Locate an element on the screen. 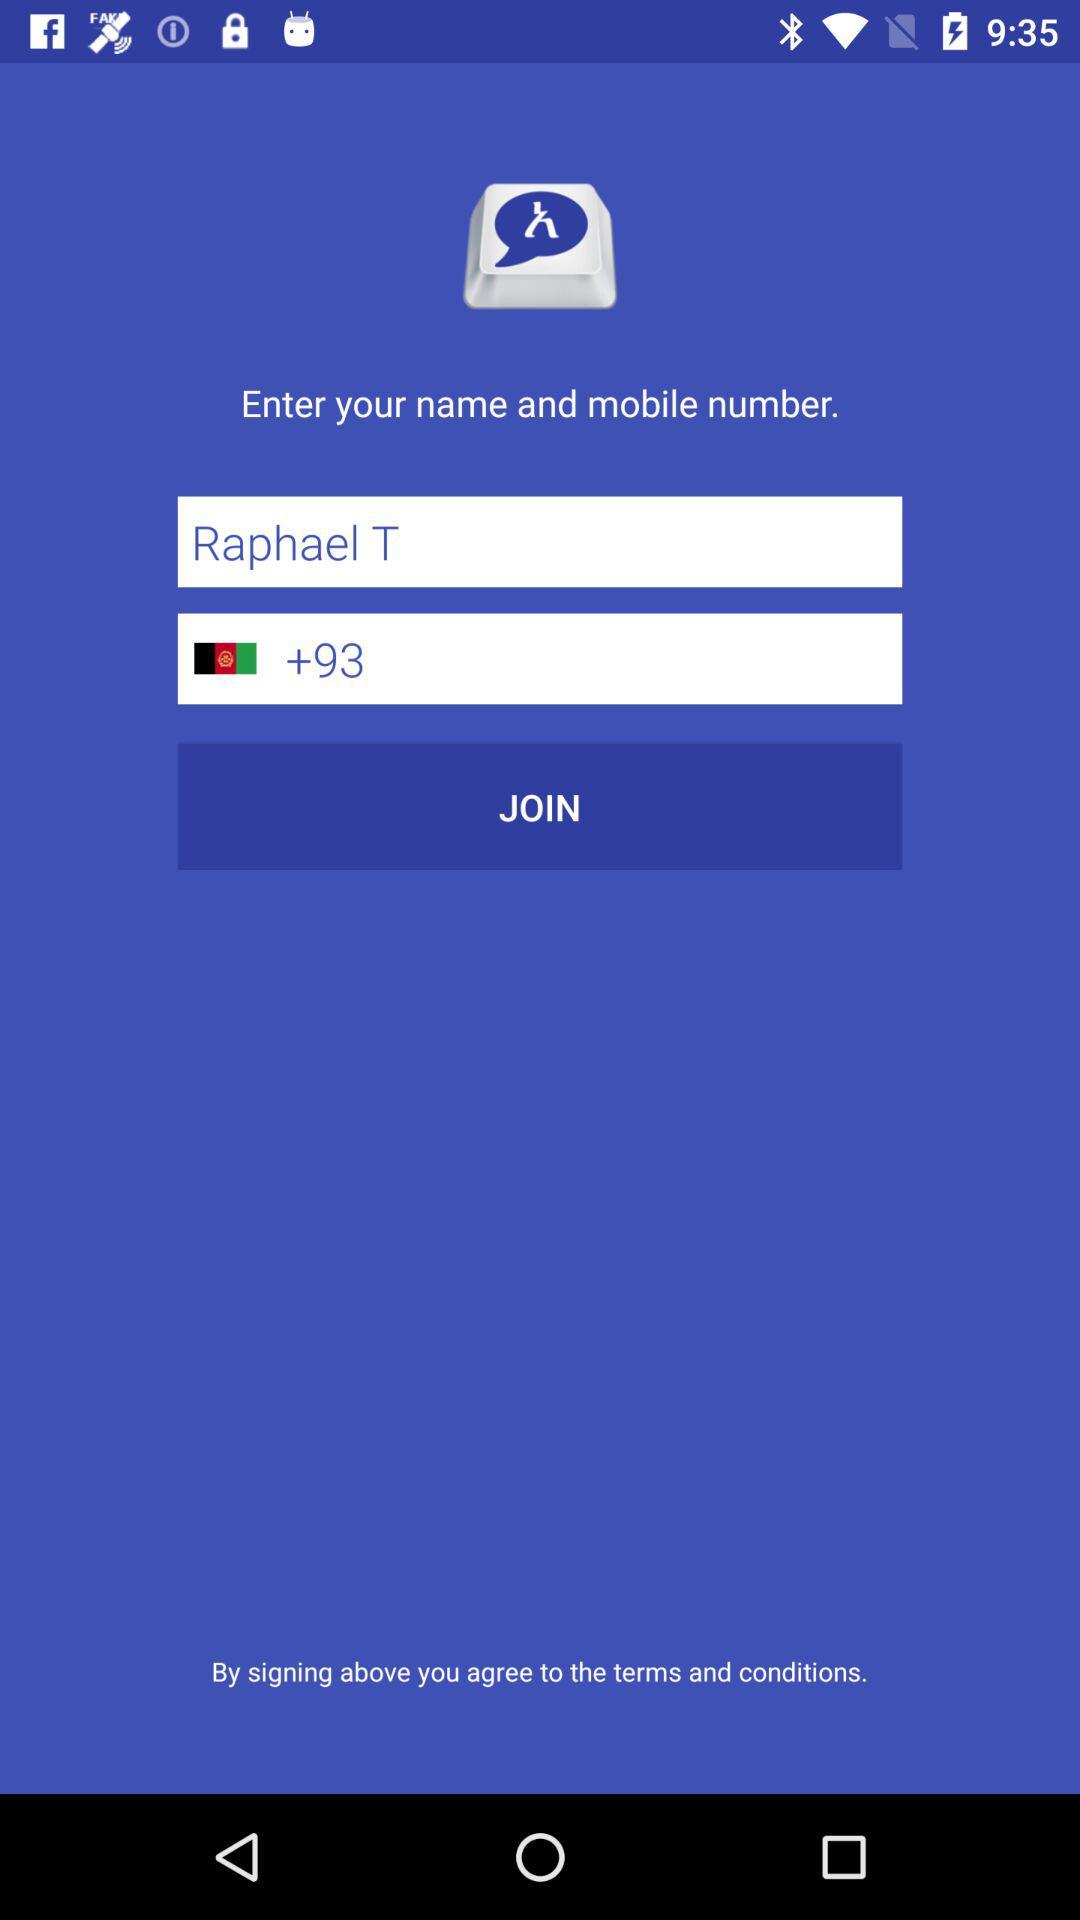 The height and width of the screenshot is (1920, 1080). the +93 is located at coordinates (586, 658).